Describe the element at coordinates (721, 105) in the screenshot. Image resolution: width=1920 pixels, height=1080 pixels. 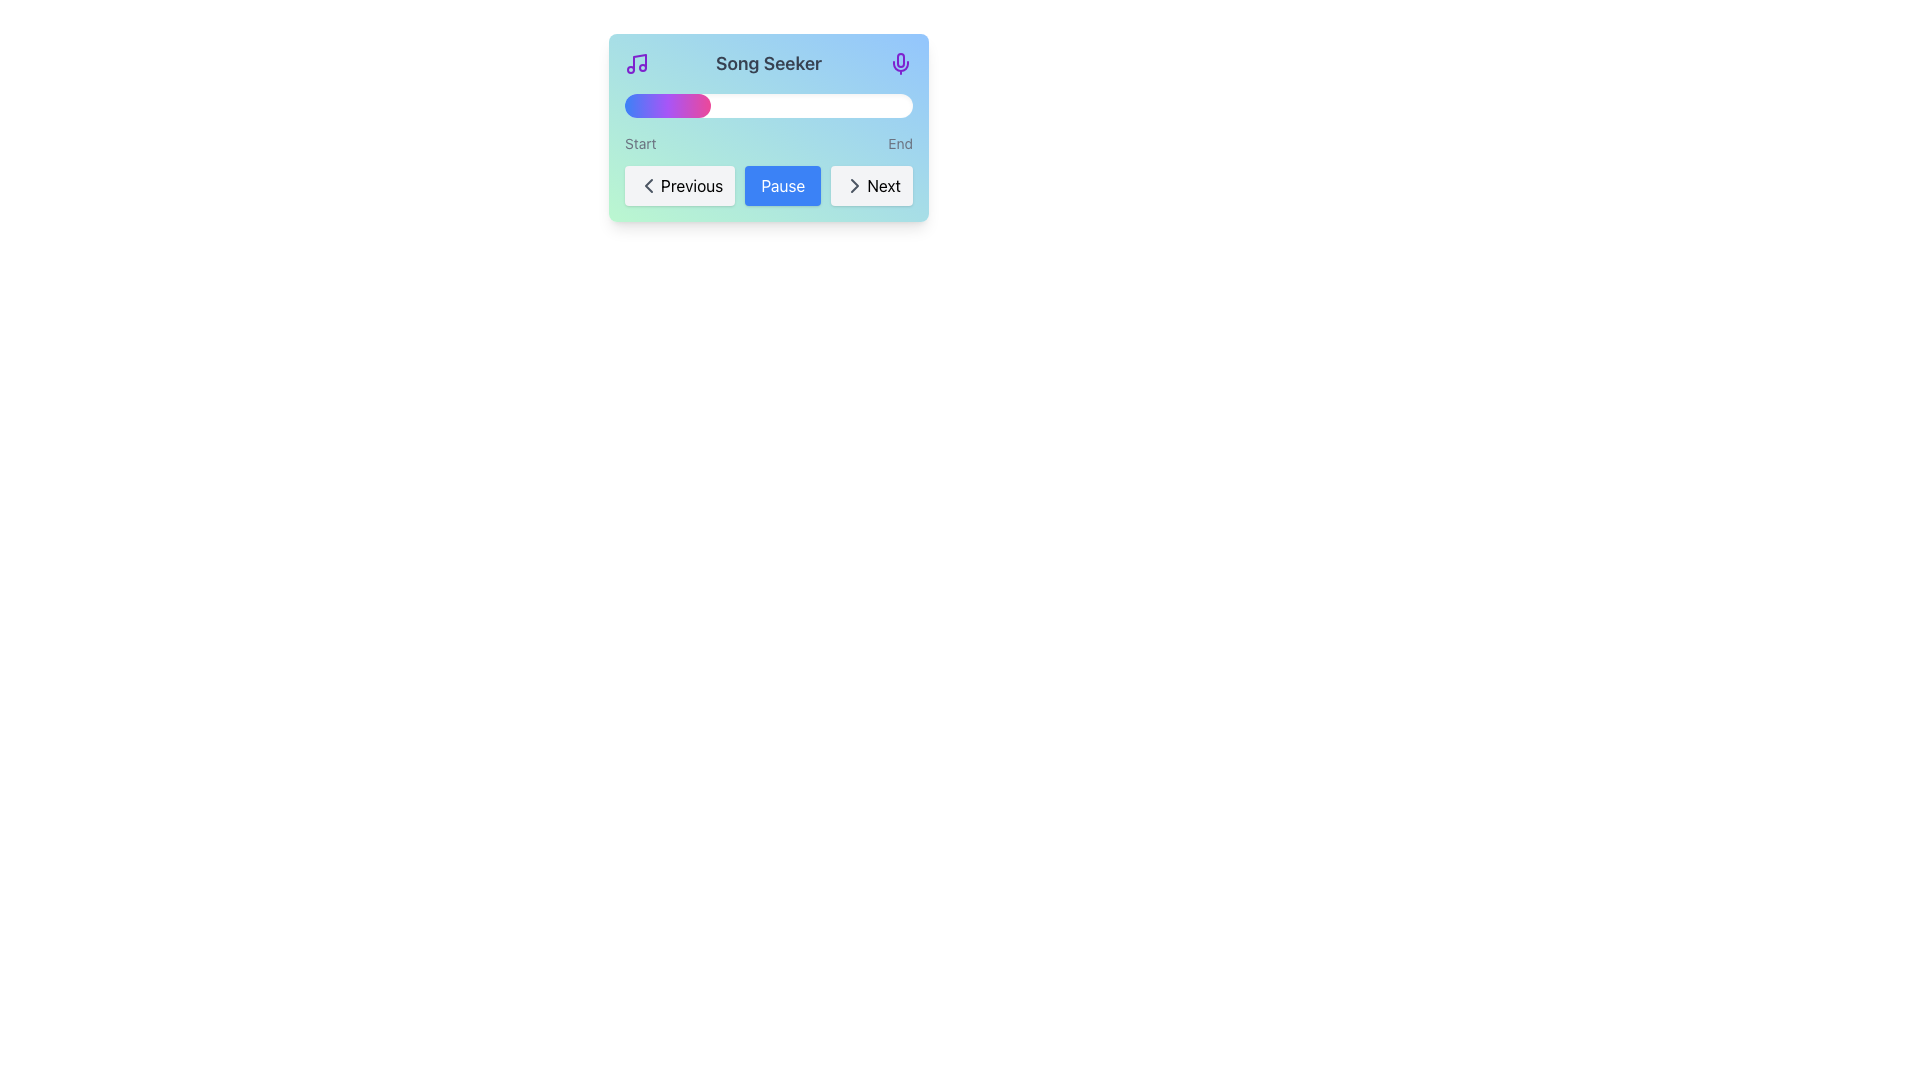
I see `the slider value` at that location.